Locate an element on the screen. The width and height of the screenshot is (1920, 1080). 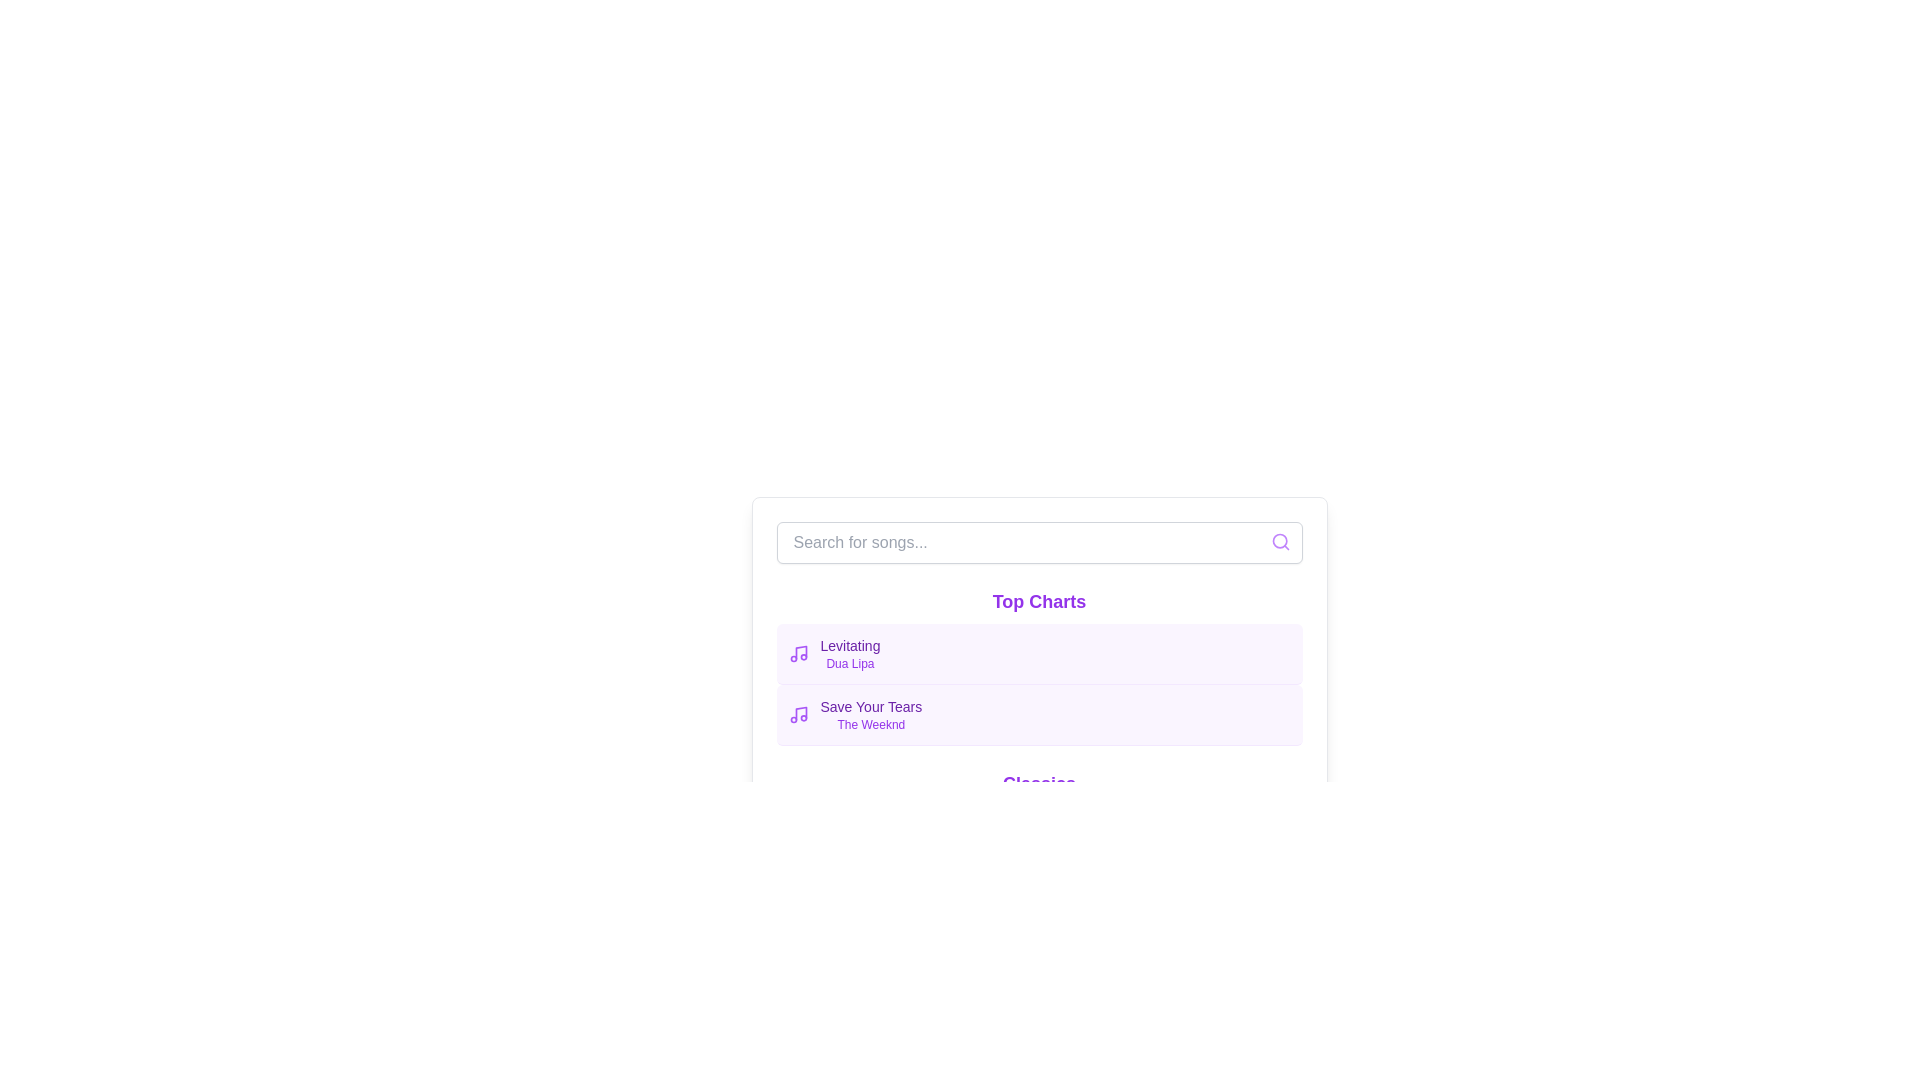
the text label that indicates 'Top Charts', which is positioned near the top of the list, directly below the search bar is located at coordinates (1039, 600).